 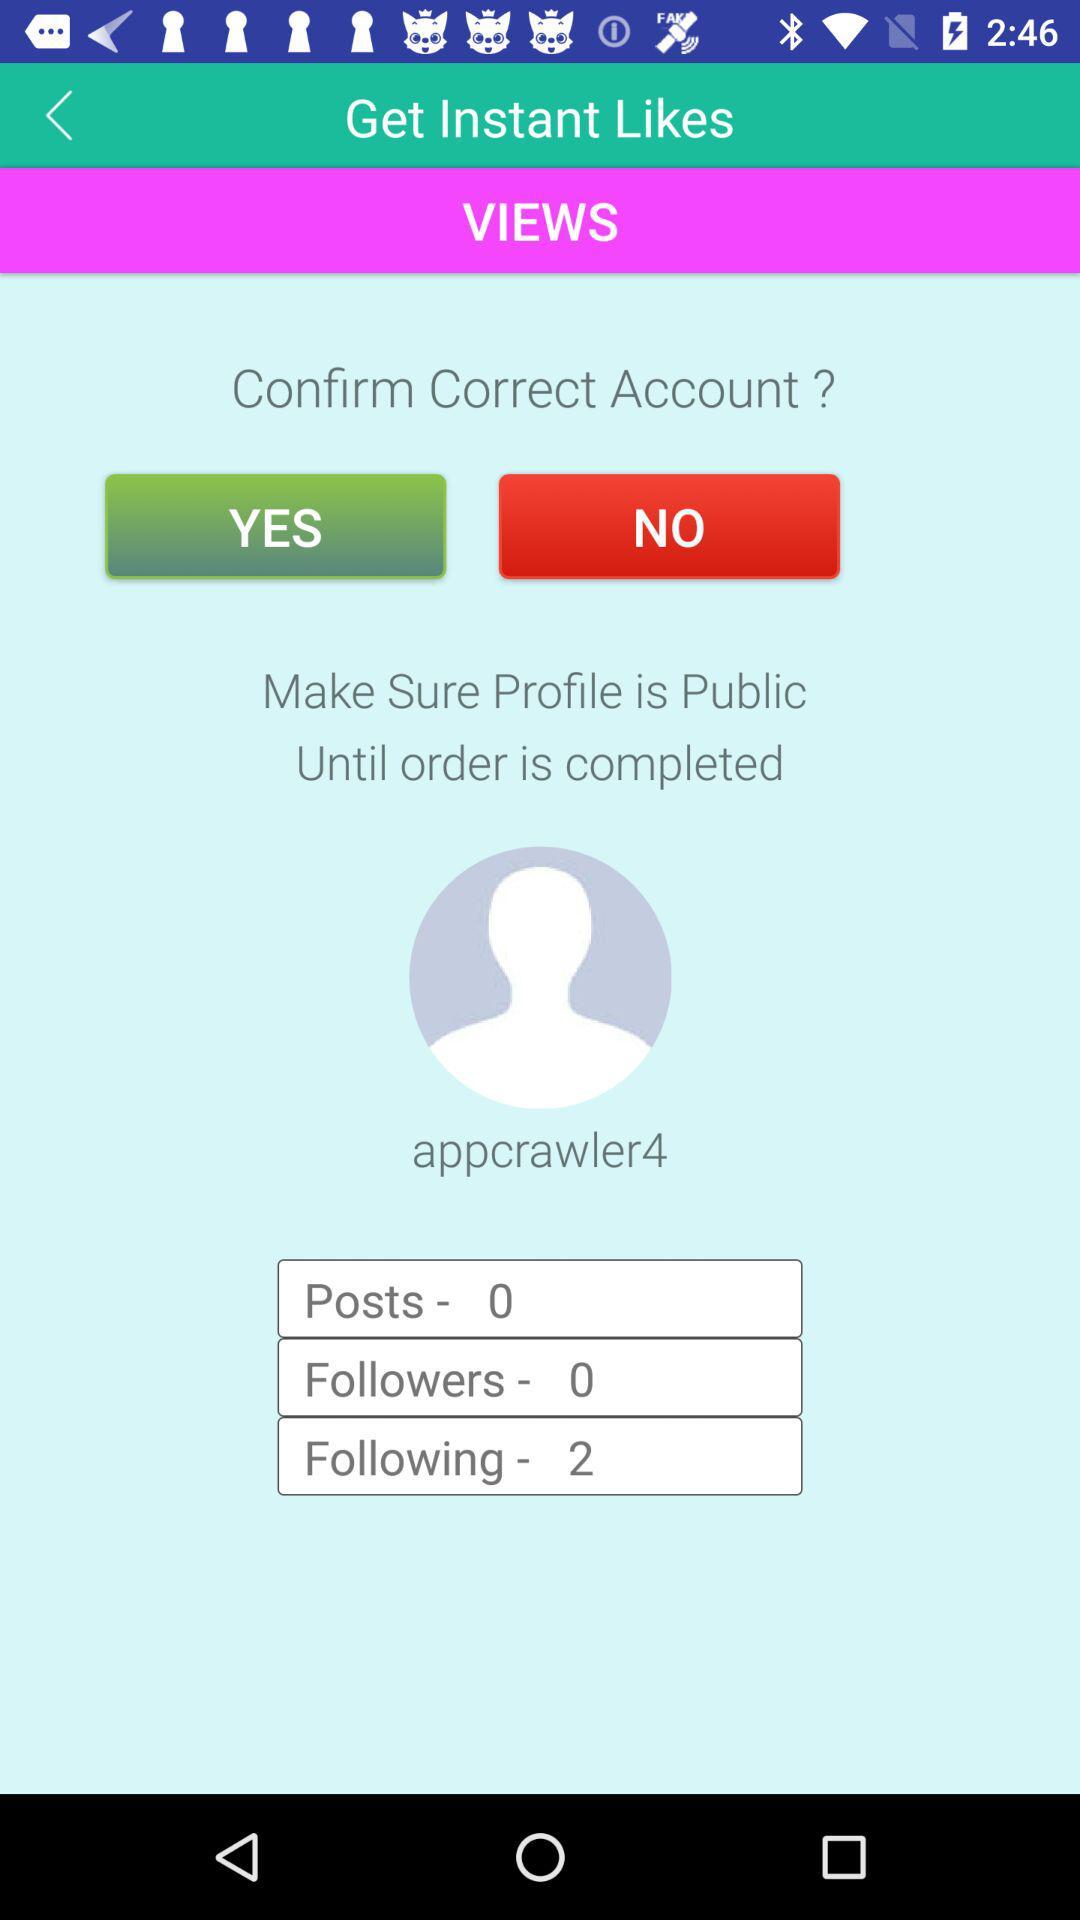 What do you see at coordinates (58, 114) in the screenshot?
I see `the arrow_backward icon` at bounding box center [58, 114].